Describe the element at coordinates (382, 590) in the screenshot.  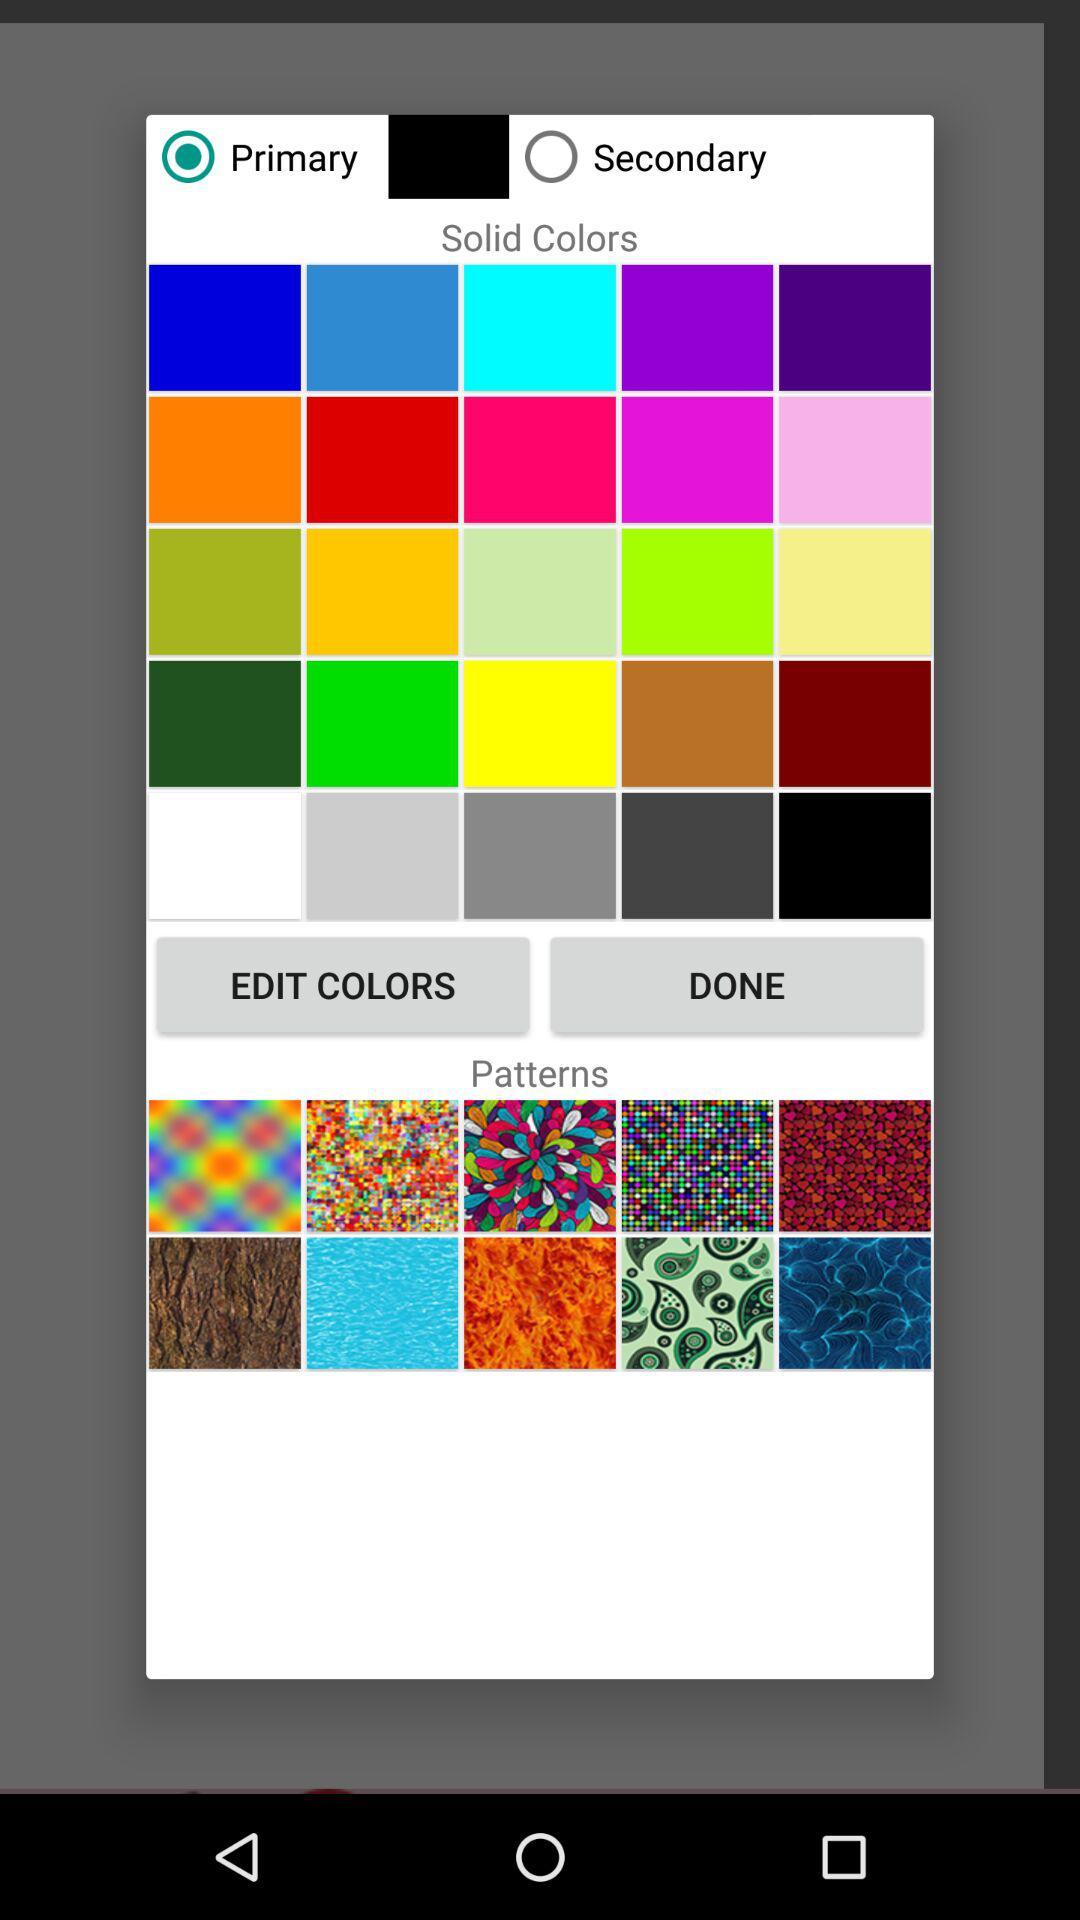
I see `showing colour options` at that location.